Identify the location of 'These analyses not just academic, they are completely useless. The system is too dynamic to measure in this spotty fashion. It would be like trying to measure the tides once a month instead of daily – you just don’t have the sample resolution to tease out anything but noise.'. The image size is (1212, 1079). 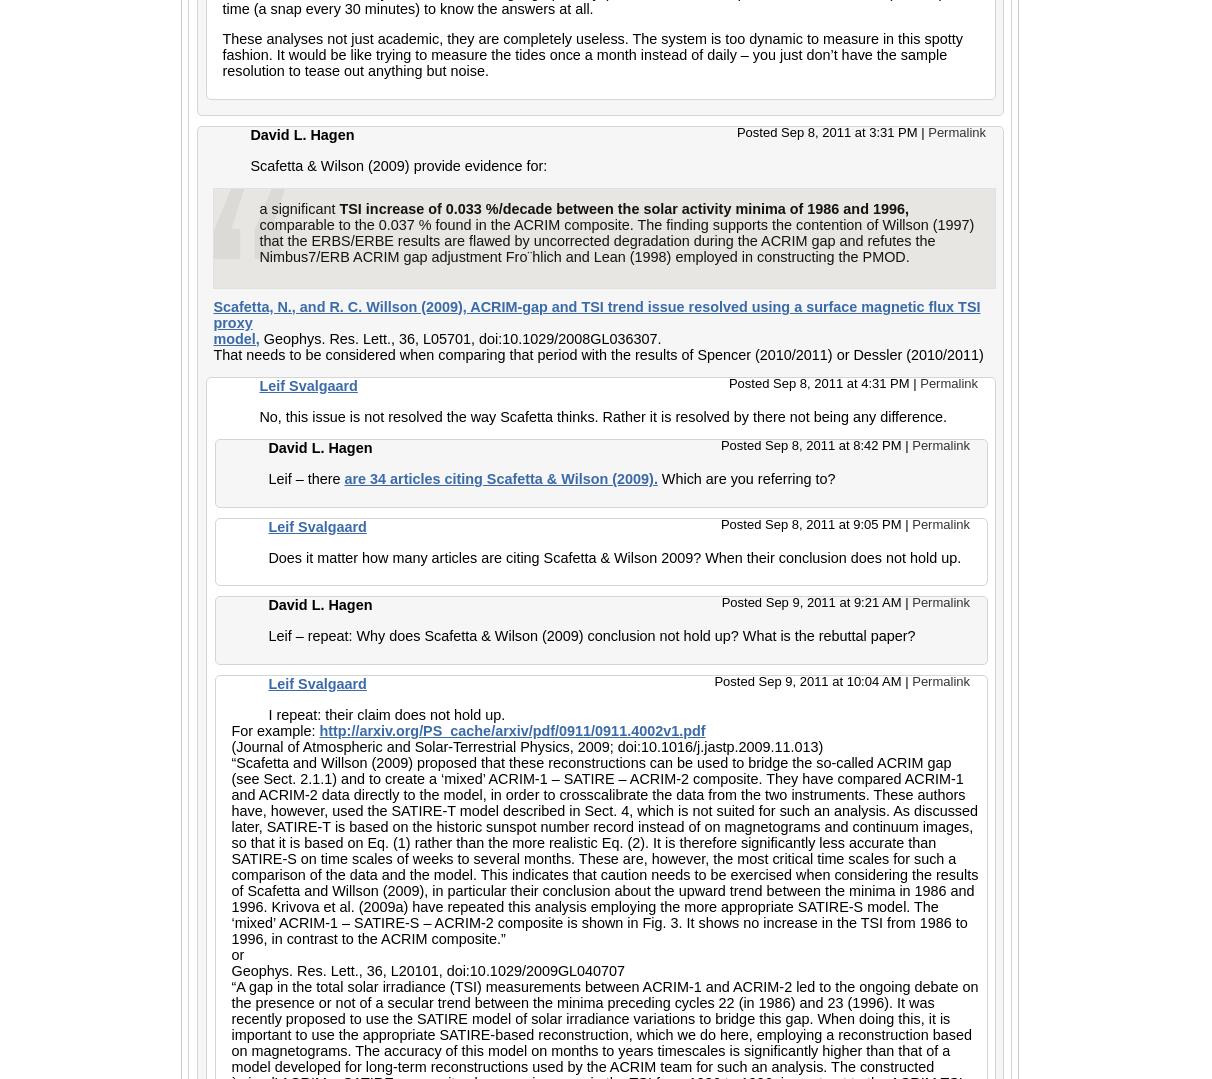
(591, 54).